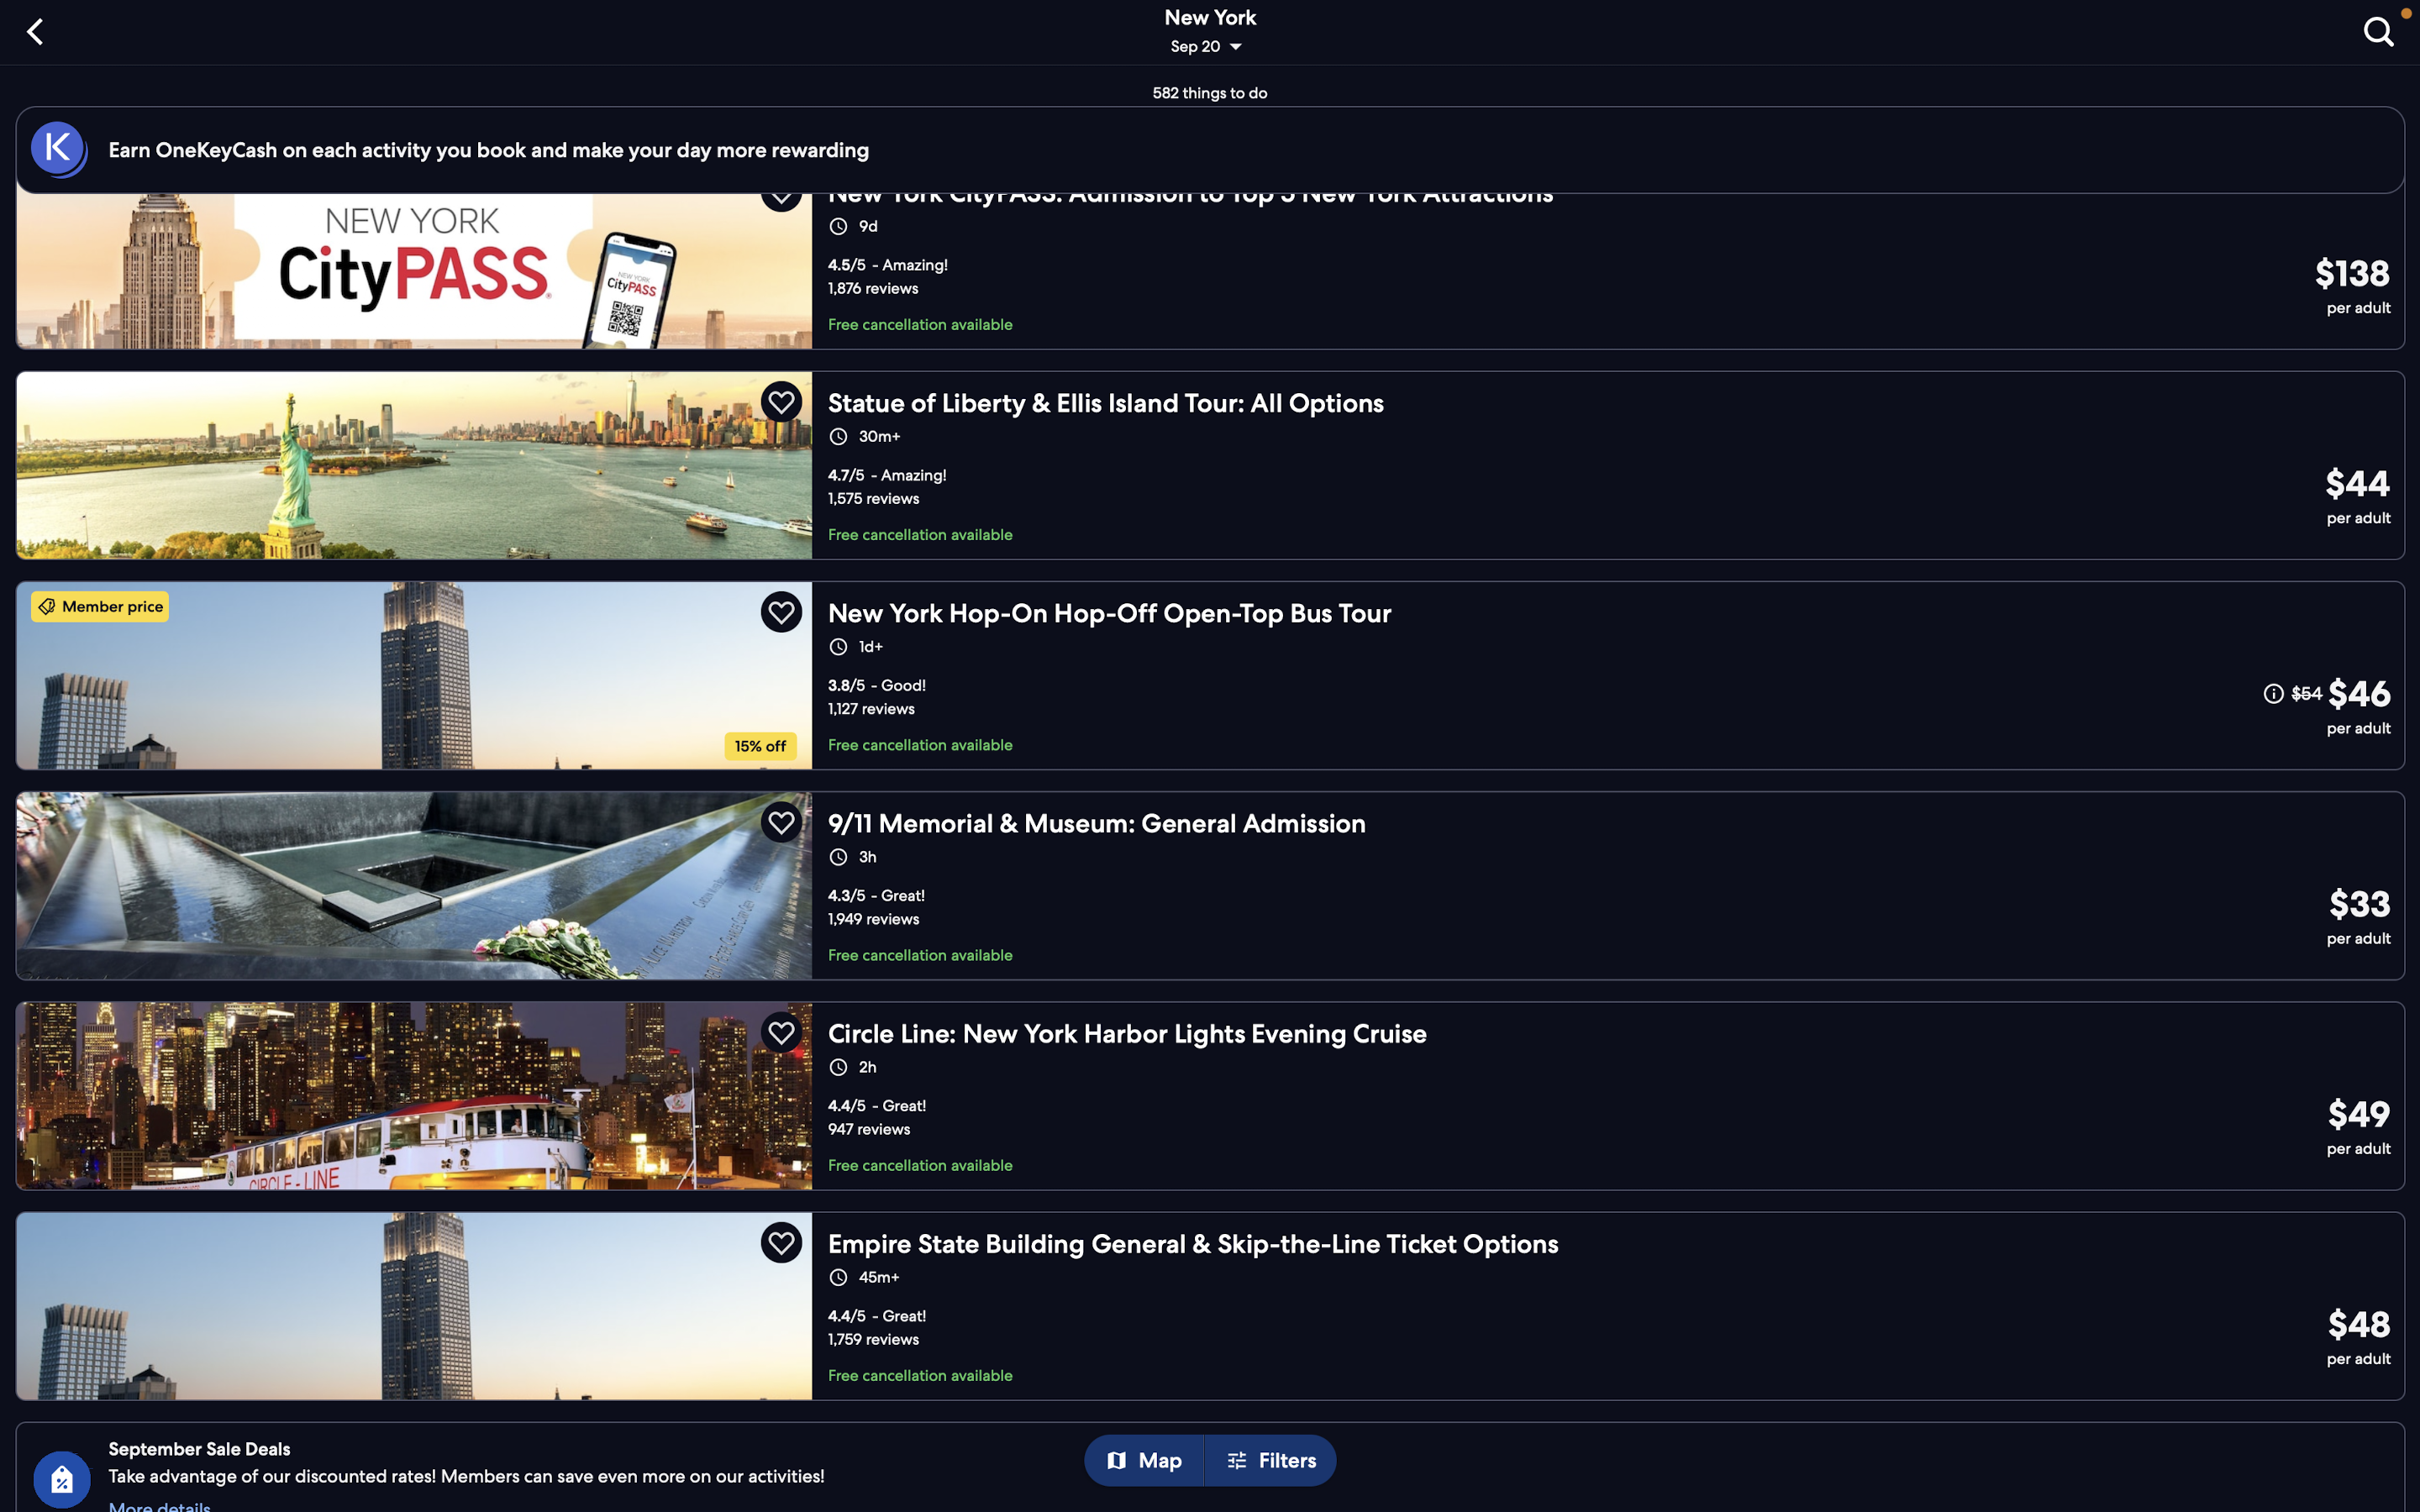 The image size is (2420, 1512). What do you see at coordinates (1276, 1461) in the screenshot?
I see `the filters button to adjust your selection` at bounding box center [1276, 1461].